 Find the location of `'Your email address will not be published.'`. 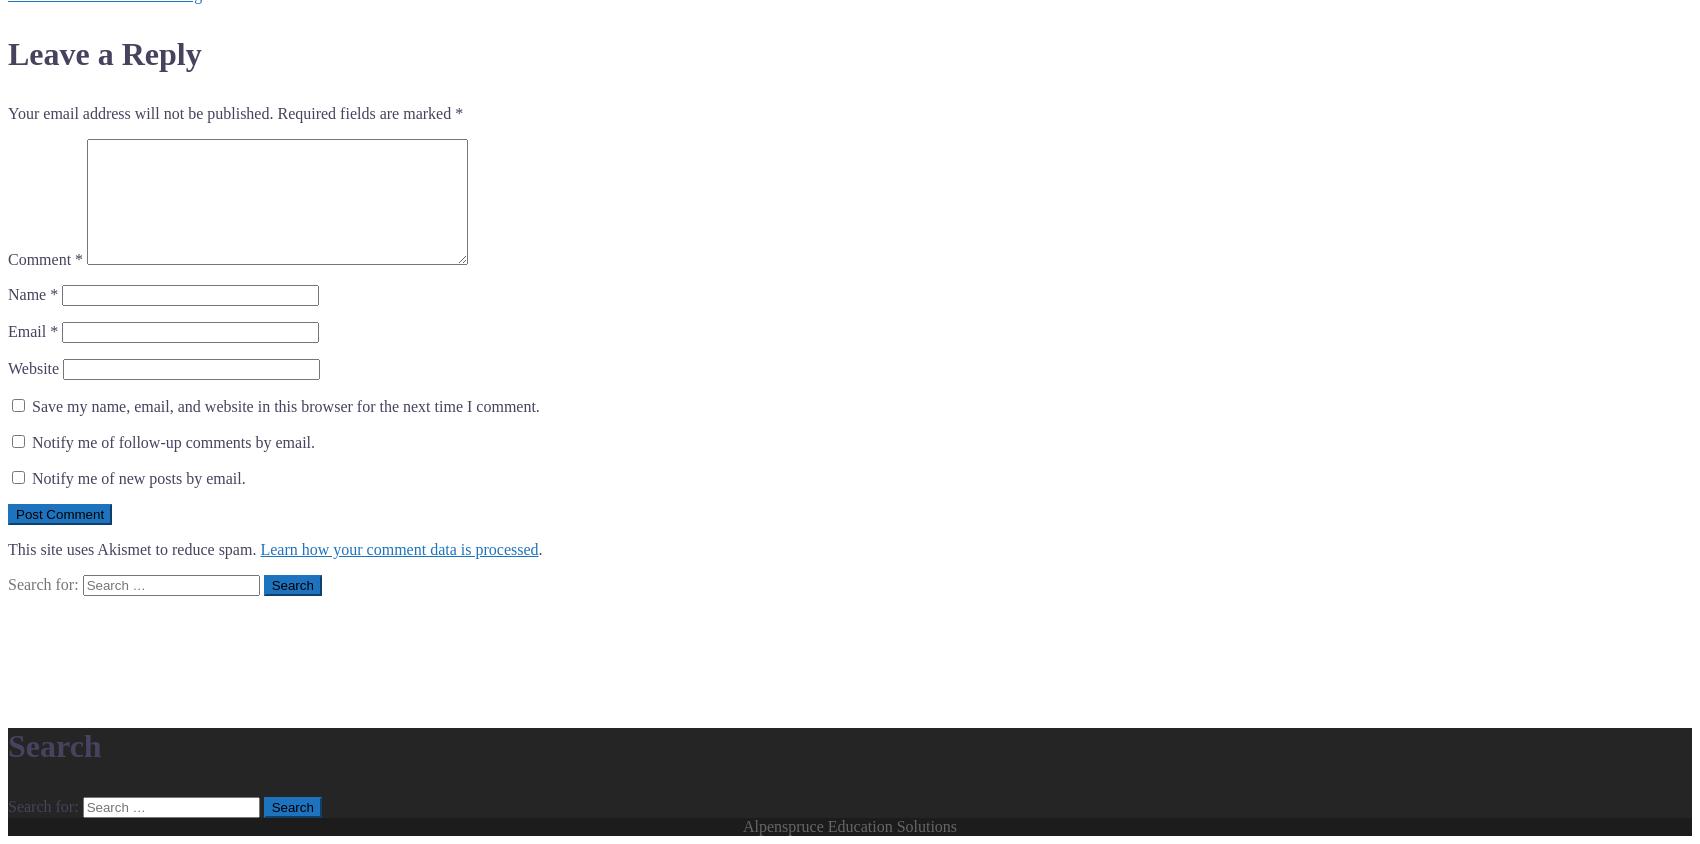

'Your email address will not be published.' is located at coordinates (139, 113).